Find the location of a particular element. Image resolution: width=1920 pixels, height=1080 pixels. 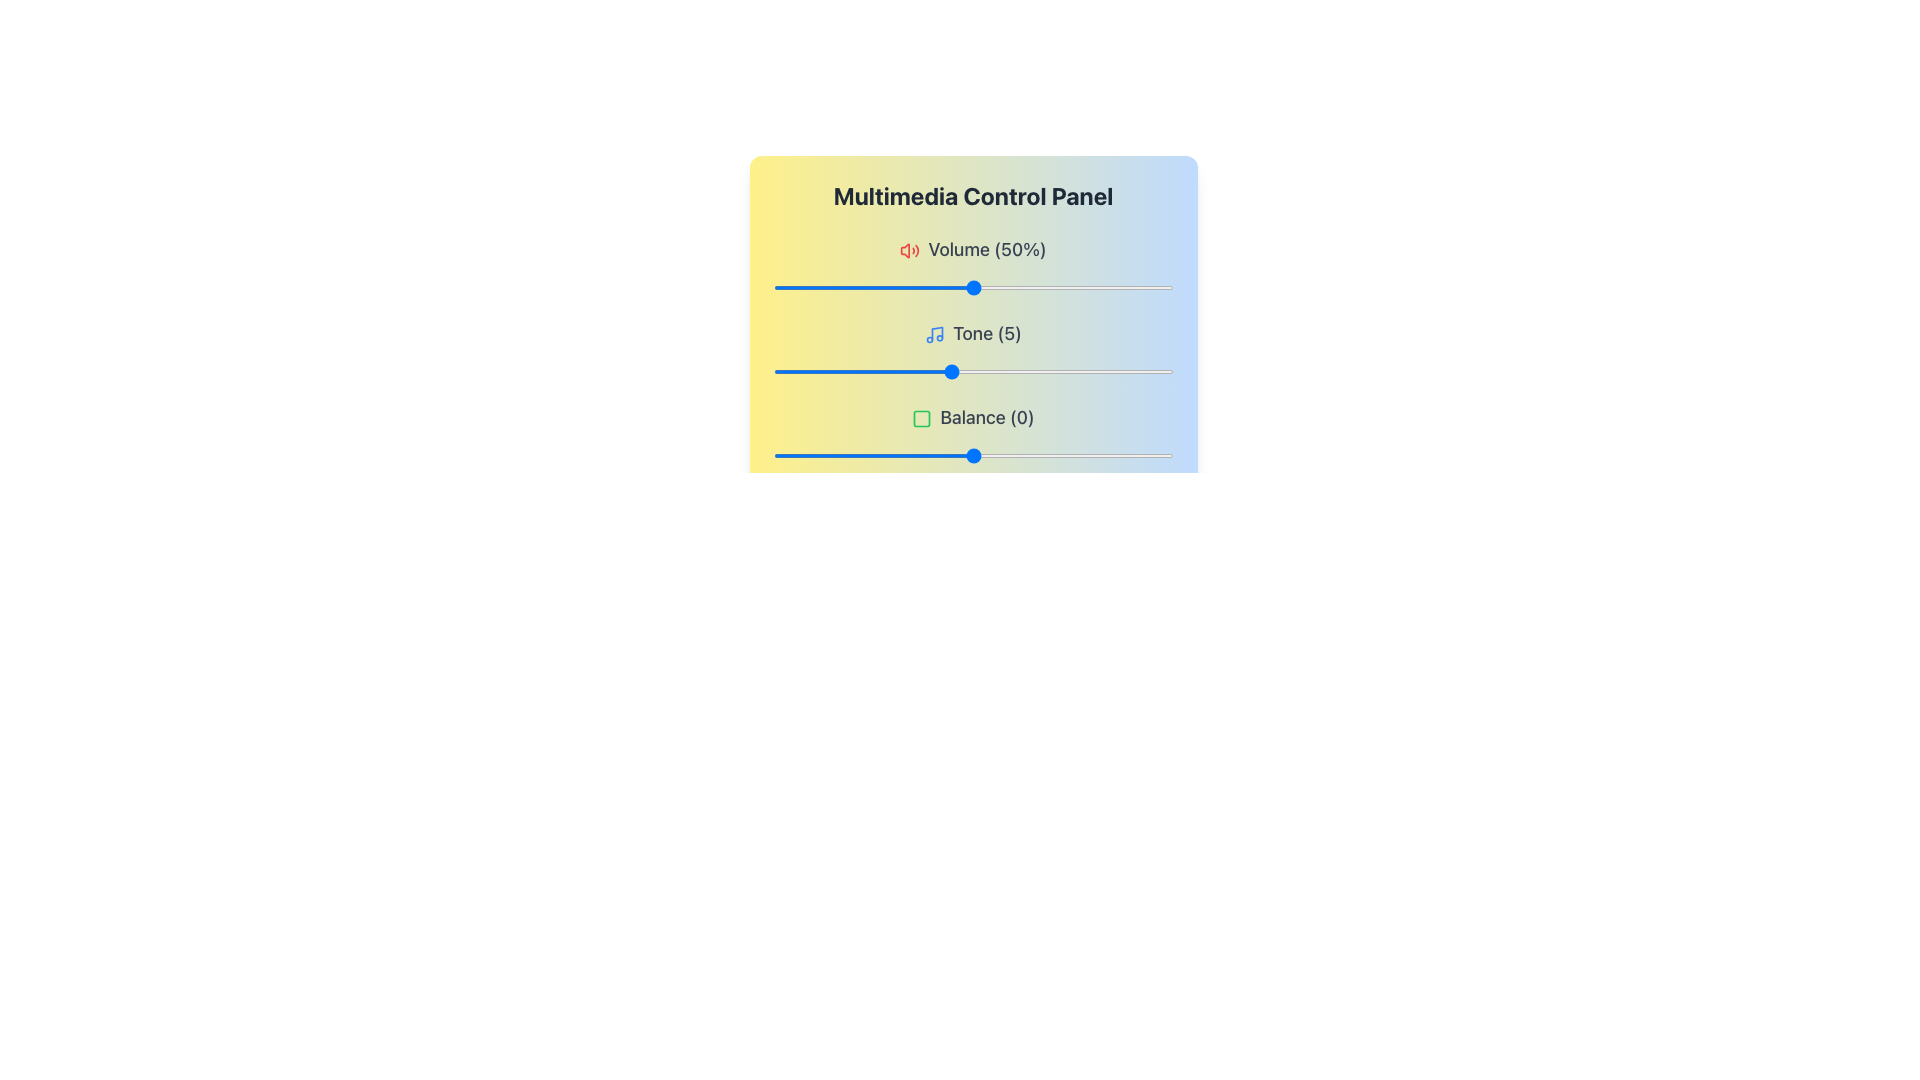

the 'Tone' icon, which visually represents the 'Tone' functionality and is located immediately to the left of the 'Tone (5)' label is located at coordinates (934, 334).